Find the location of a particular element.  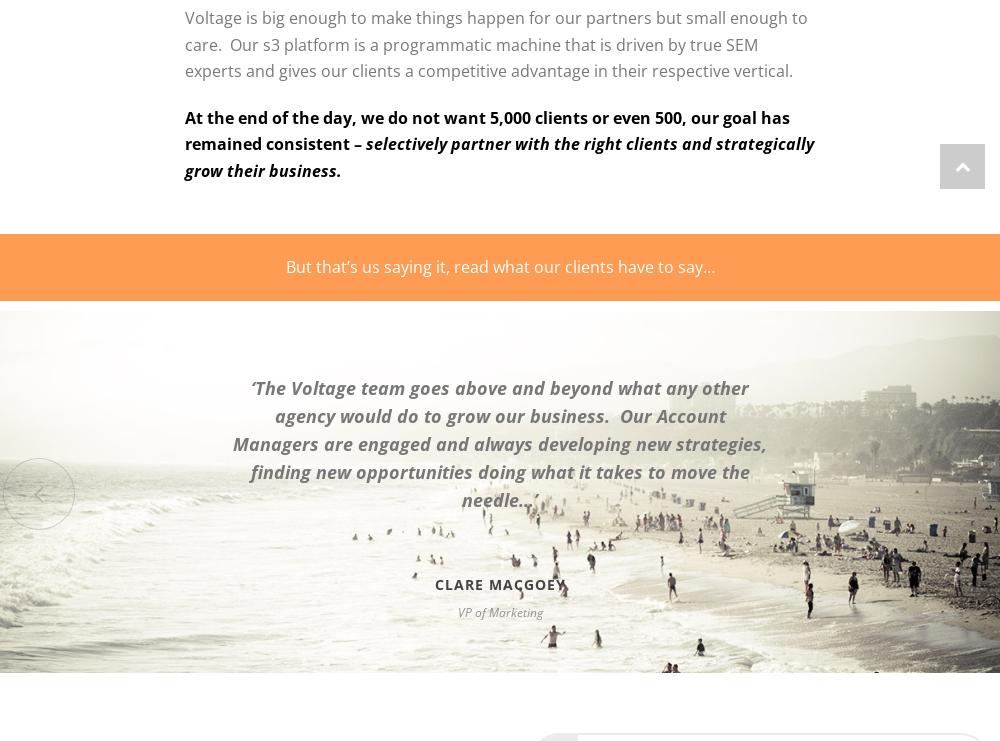

'Our Account Managers are engaged and always developing new strategies, finding new opportunities doing what it takes to move the needle…’' is located at coordinates (500, 456).